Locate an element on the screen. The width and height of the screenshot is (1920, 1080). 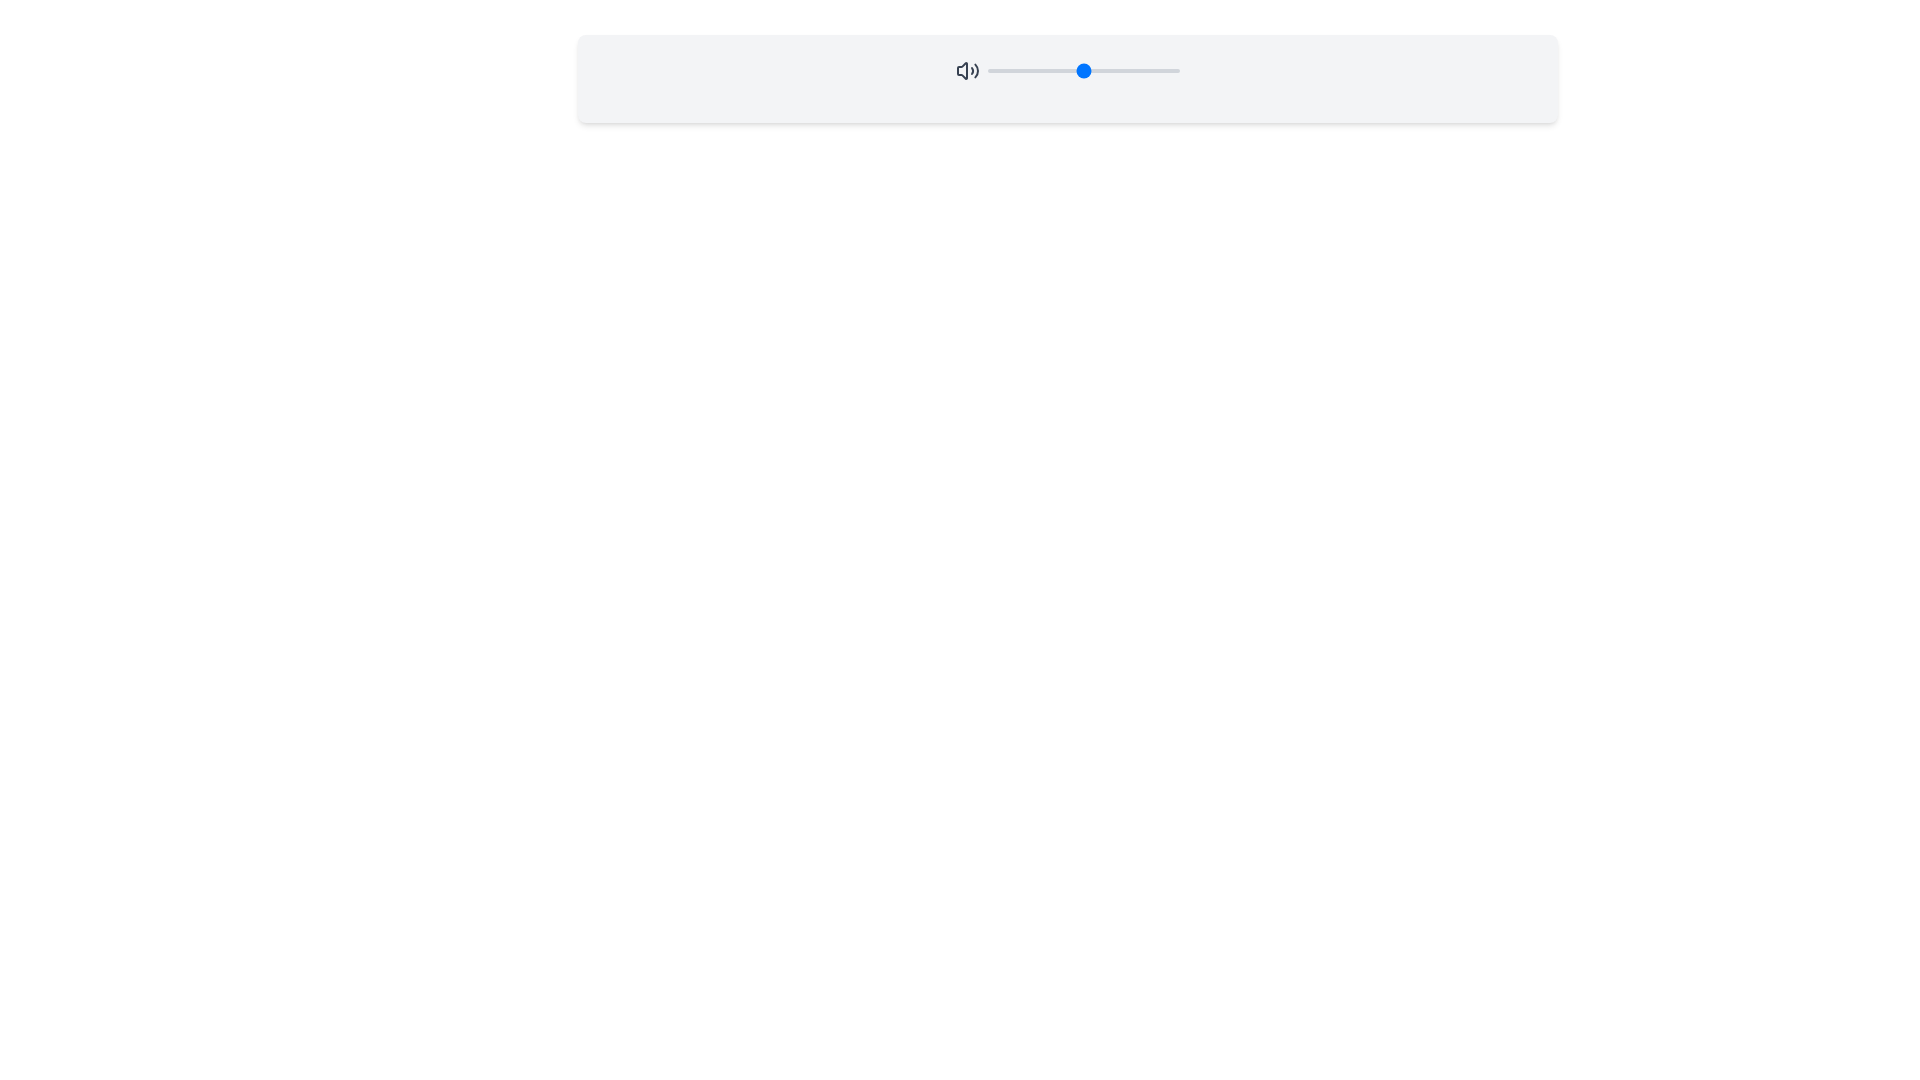
the slider is located at coordinates (1104, 69).